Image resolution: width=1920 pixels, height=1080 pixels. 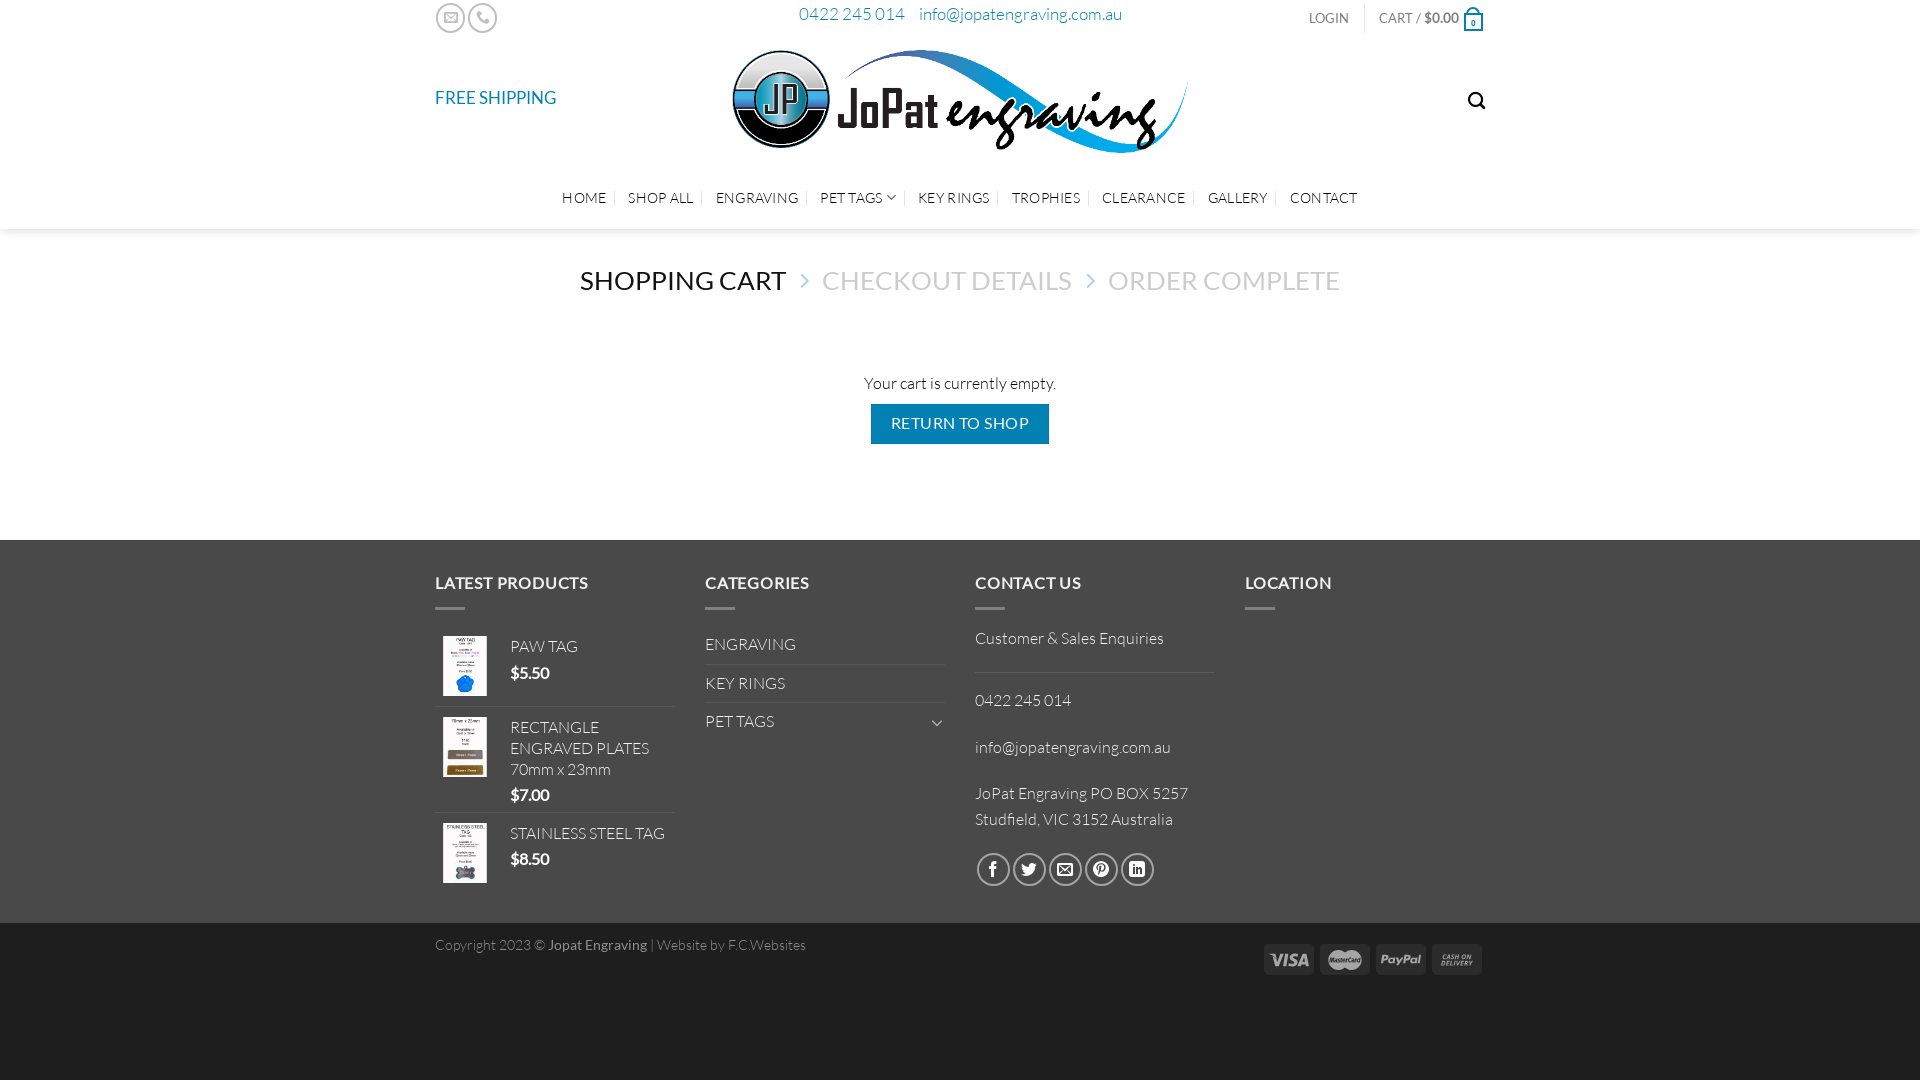 I want to click on 'CHECKOUT DETAILS', so click(x=945, y=279).